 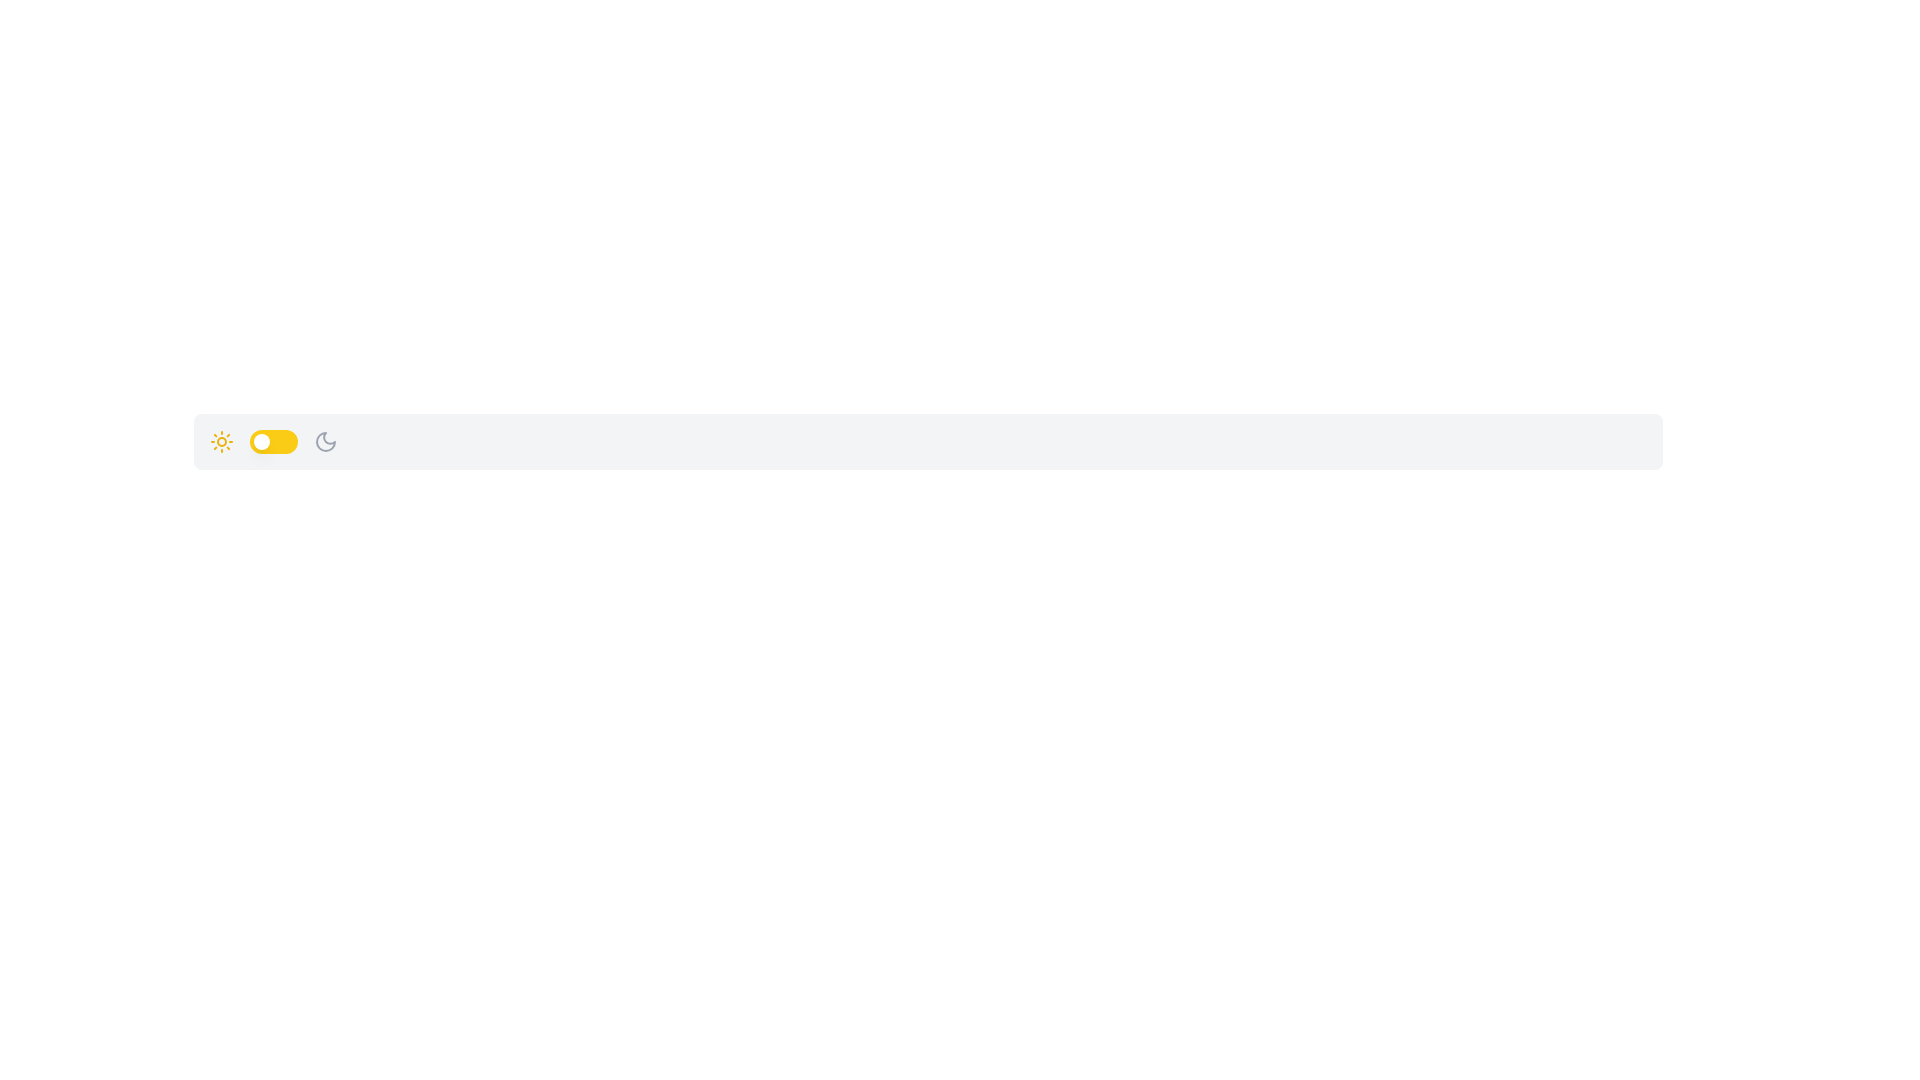 What do you see at coordinates (326, 441) in the screenshot?
I see `the crescent moon icon, which is gray and located in the navigation bar, typically for theme switching, adjacent to the toggle` at bounding box center [326, 441].